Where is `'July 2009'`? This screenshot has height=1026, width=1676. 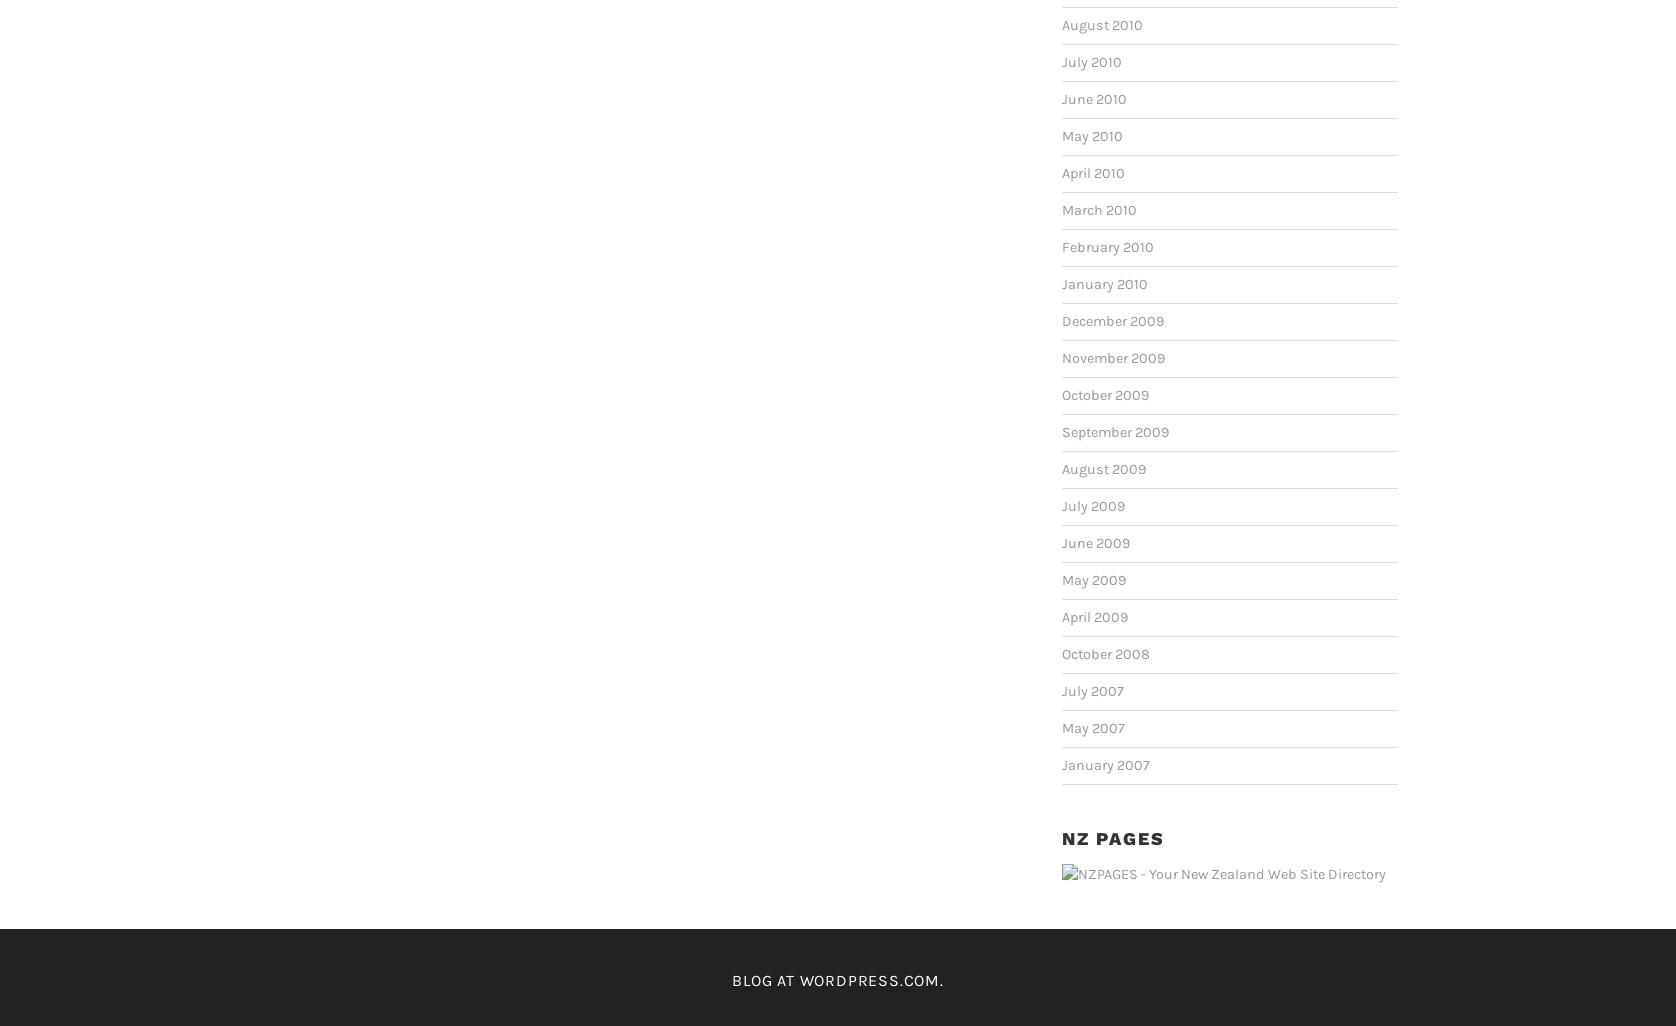
'July 2009' is located at coordinates (1061, 504).